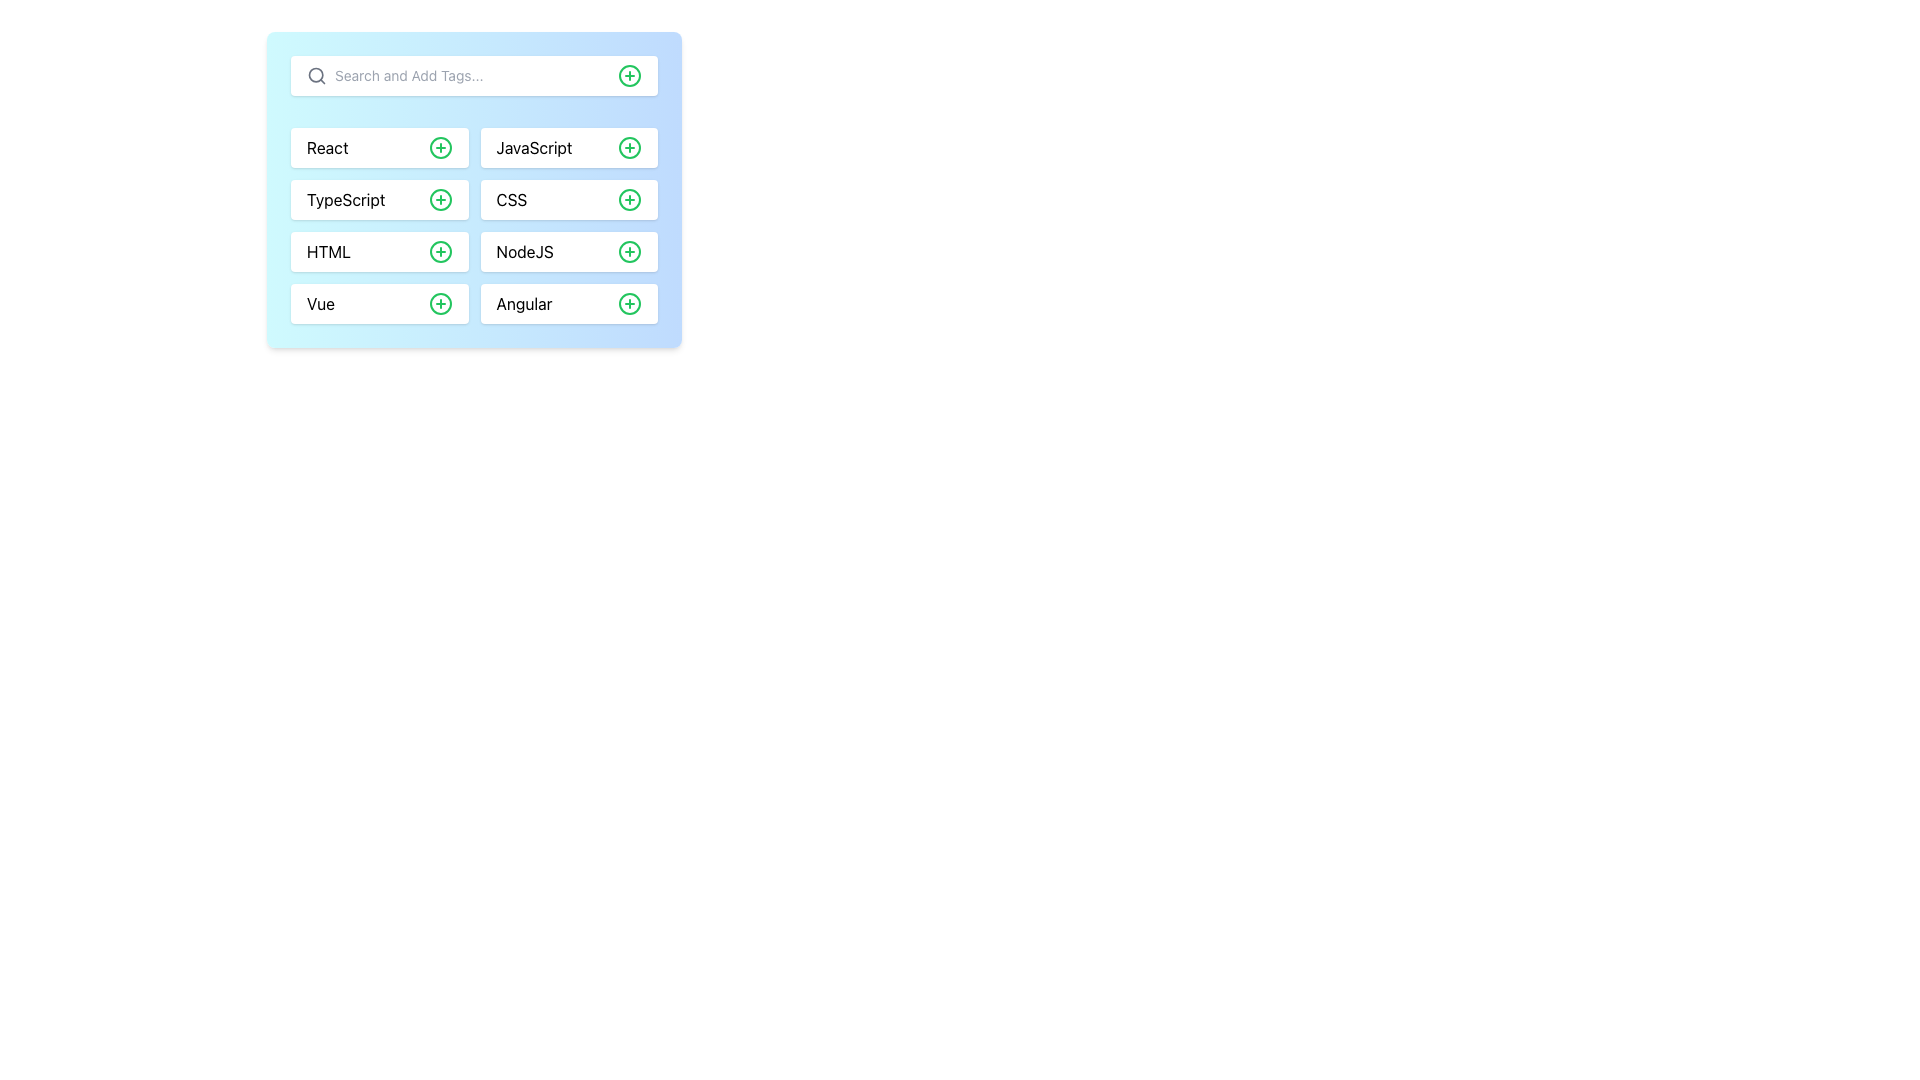 This screenshot has width=1920, height=1080. Describe the element at coordinates (379, 200) in the screenshot. I see `the 'TypeScript' button located in the second row, first column of the button grid` at that location.